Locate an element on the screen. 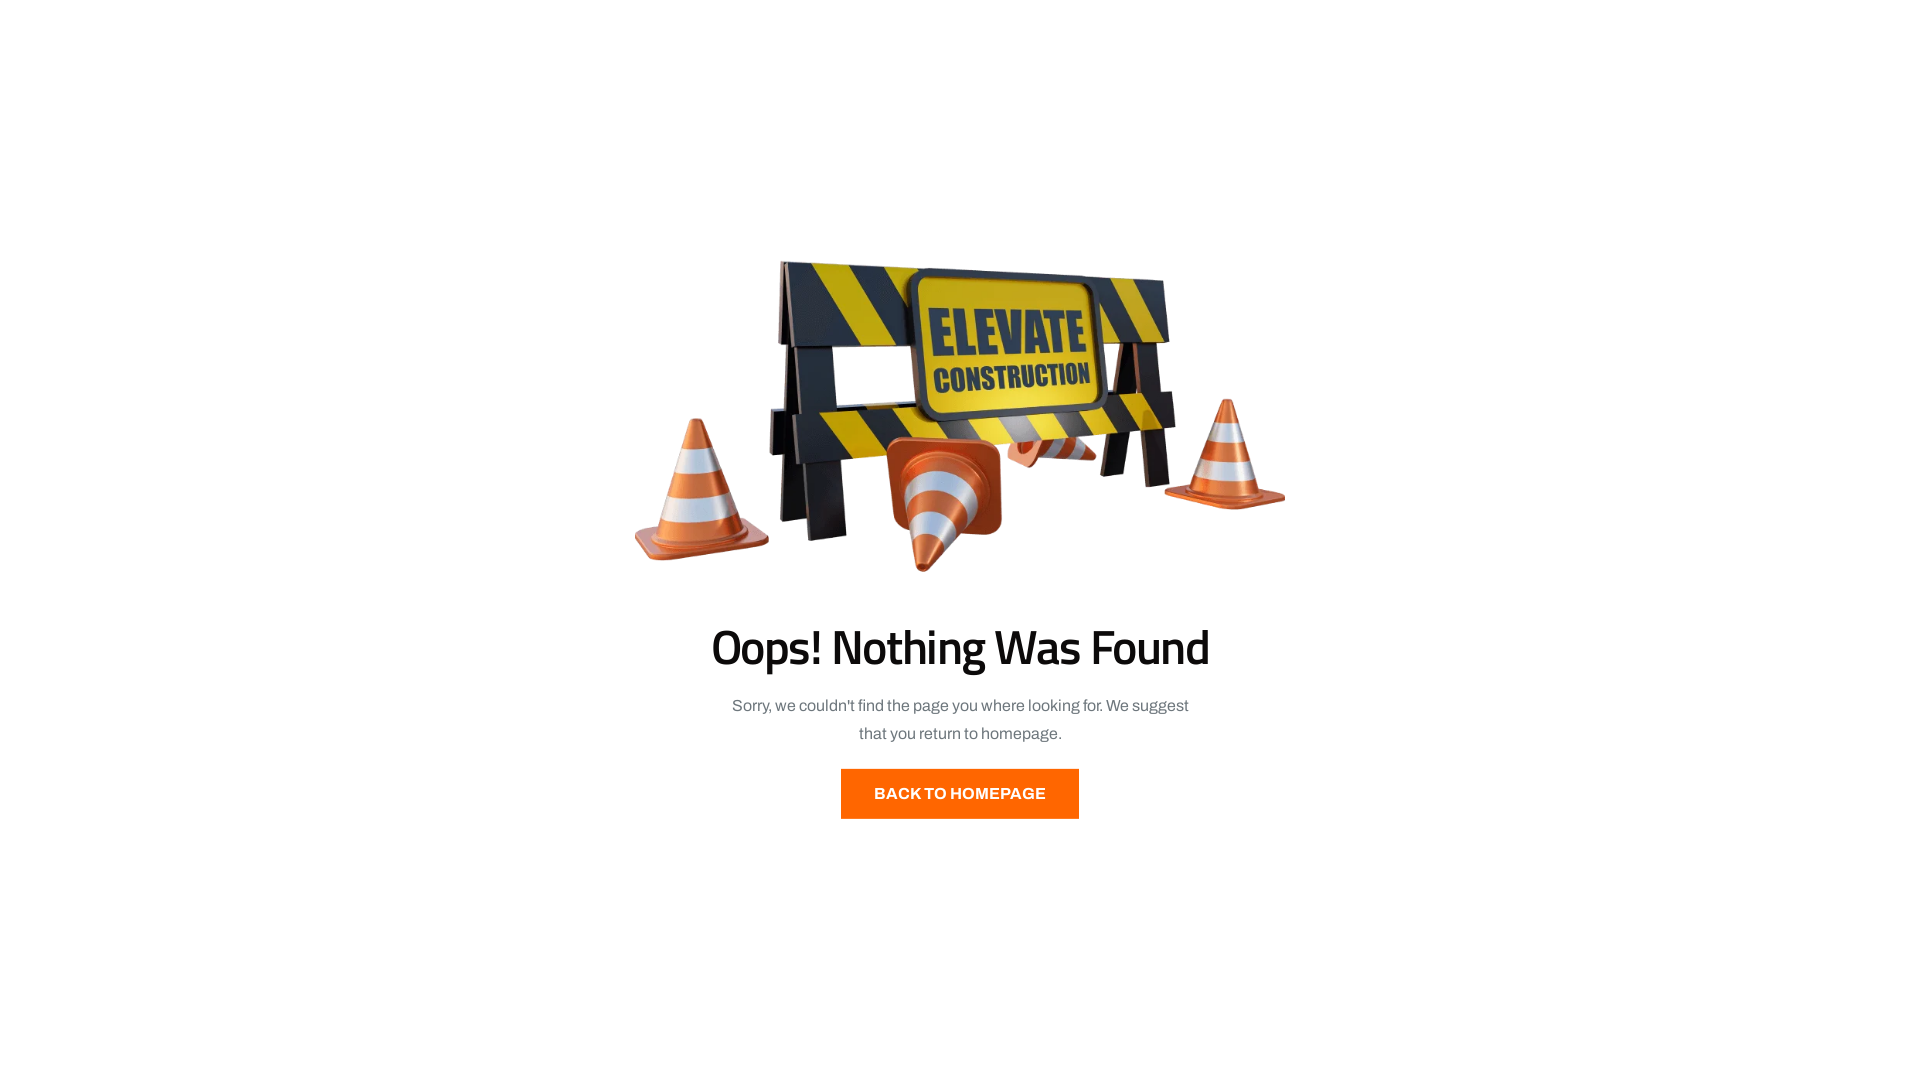  'BACK TO HOMEPAGE' is located at coordinates (960, 793).